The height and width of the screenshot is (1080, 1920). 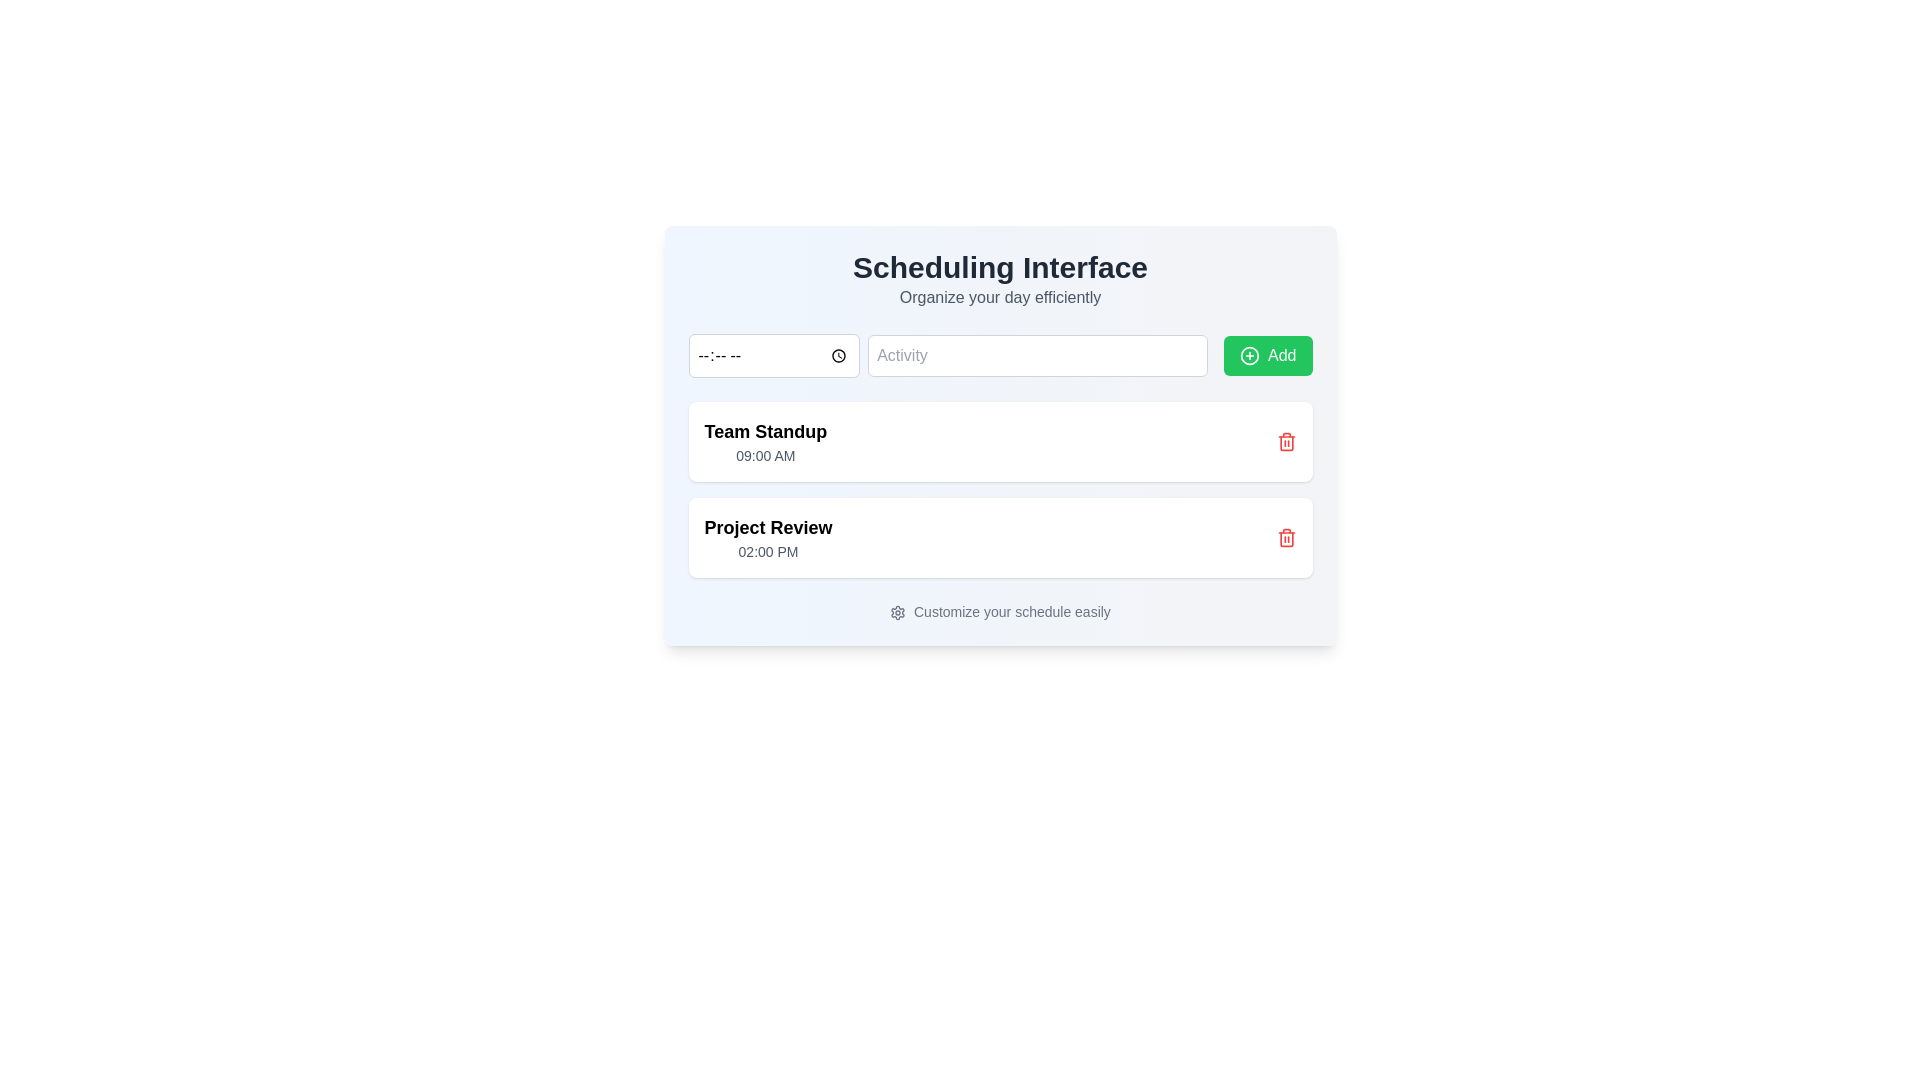 What do you see at coordinates (1286, 441) in the screenshot?
I see `the delete button located at the top right corner of the 'Team Standup' event card to indicate it is an interactive element` at bounding box center [1286, 441].